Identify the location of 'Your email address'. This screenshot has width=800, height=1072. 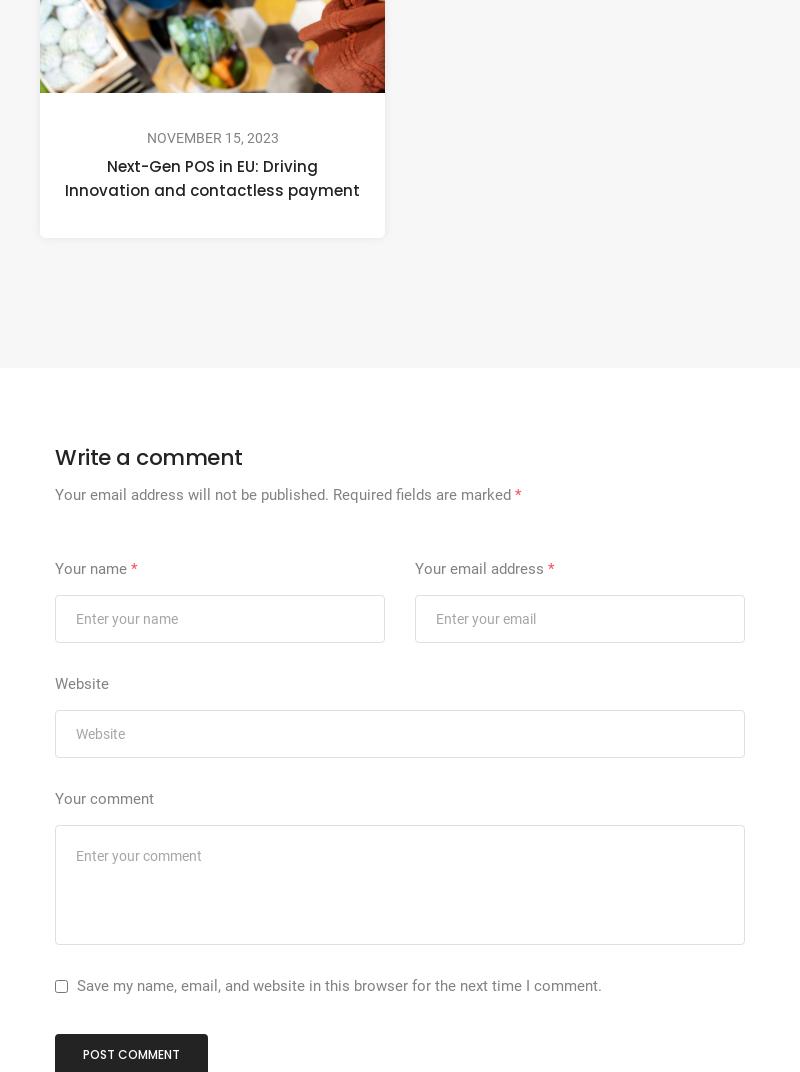
(415, 567).